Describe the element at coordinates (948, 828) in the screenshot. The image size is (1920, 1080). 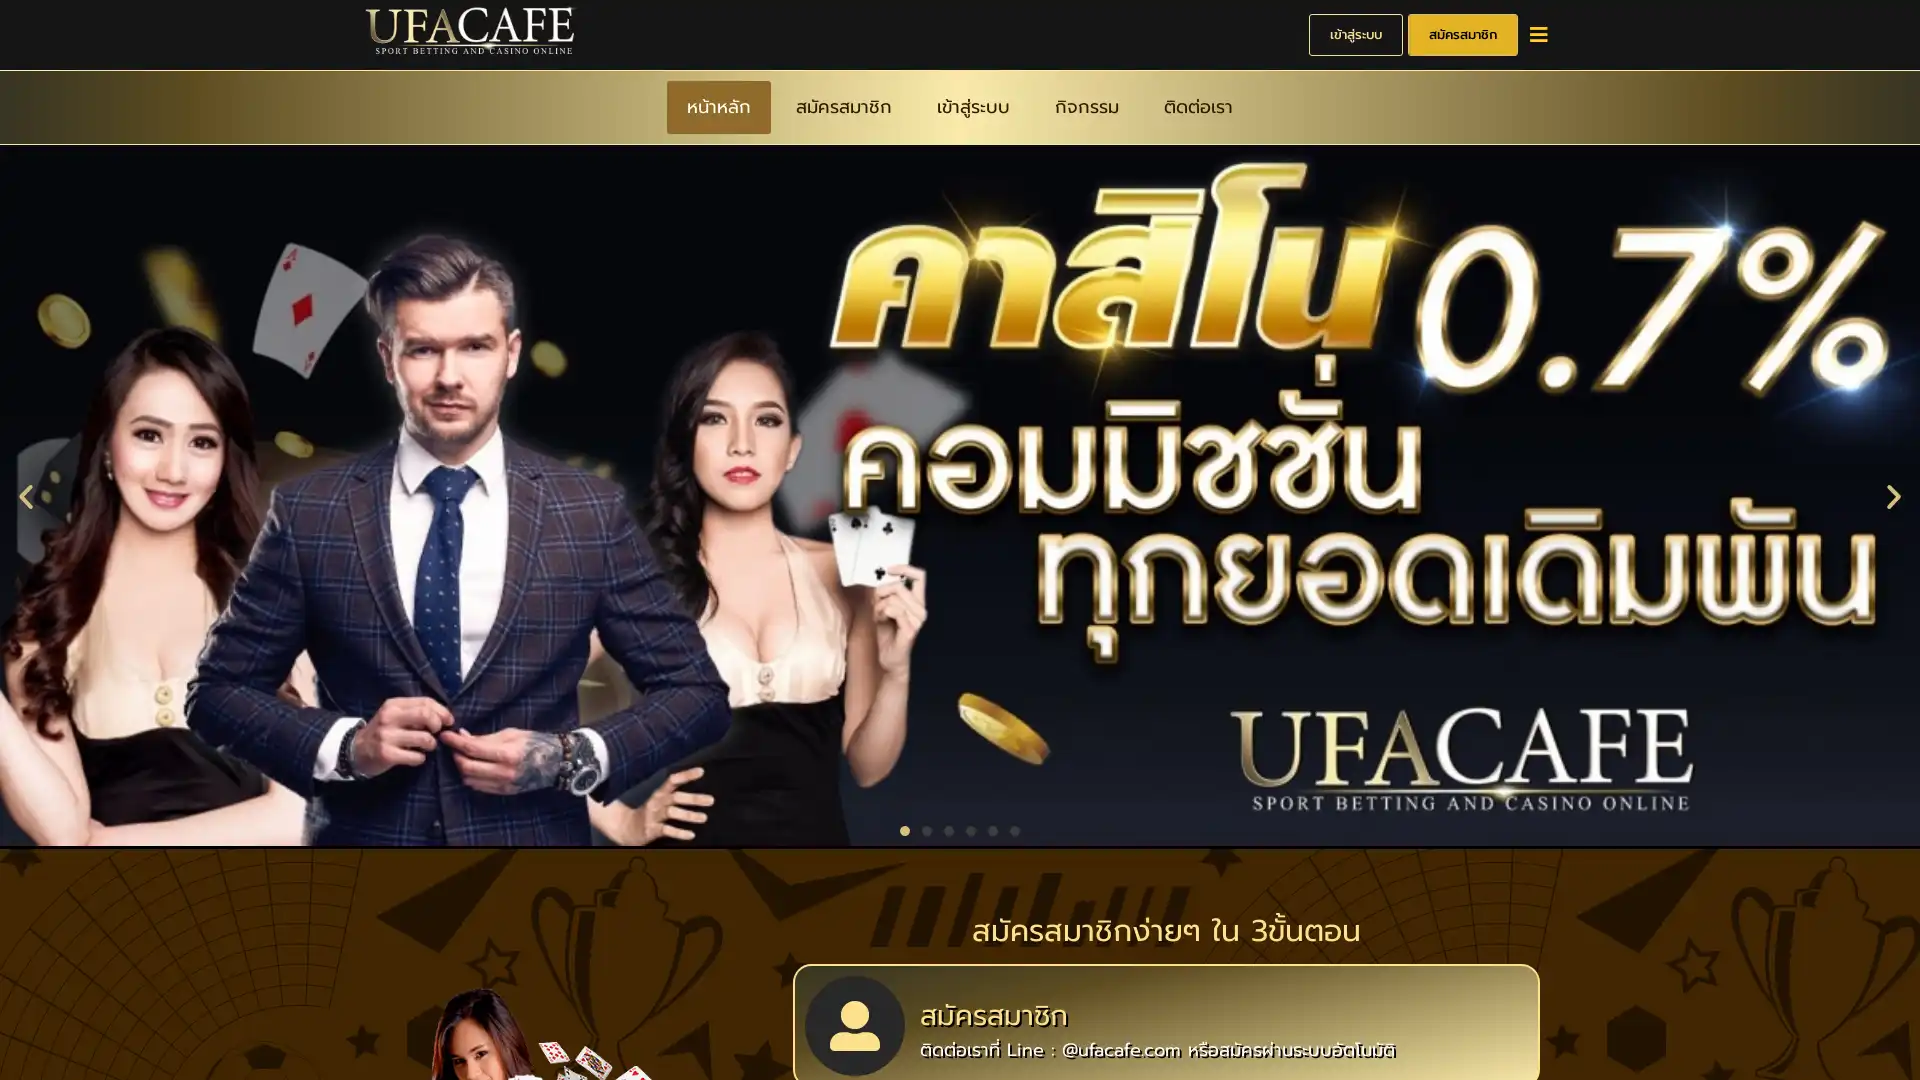
I see `Go to slide 3` at that location.